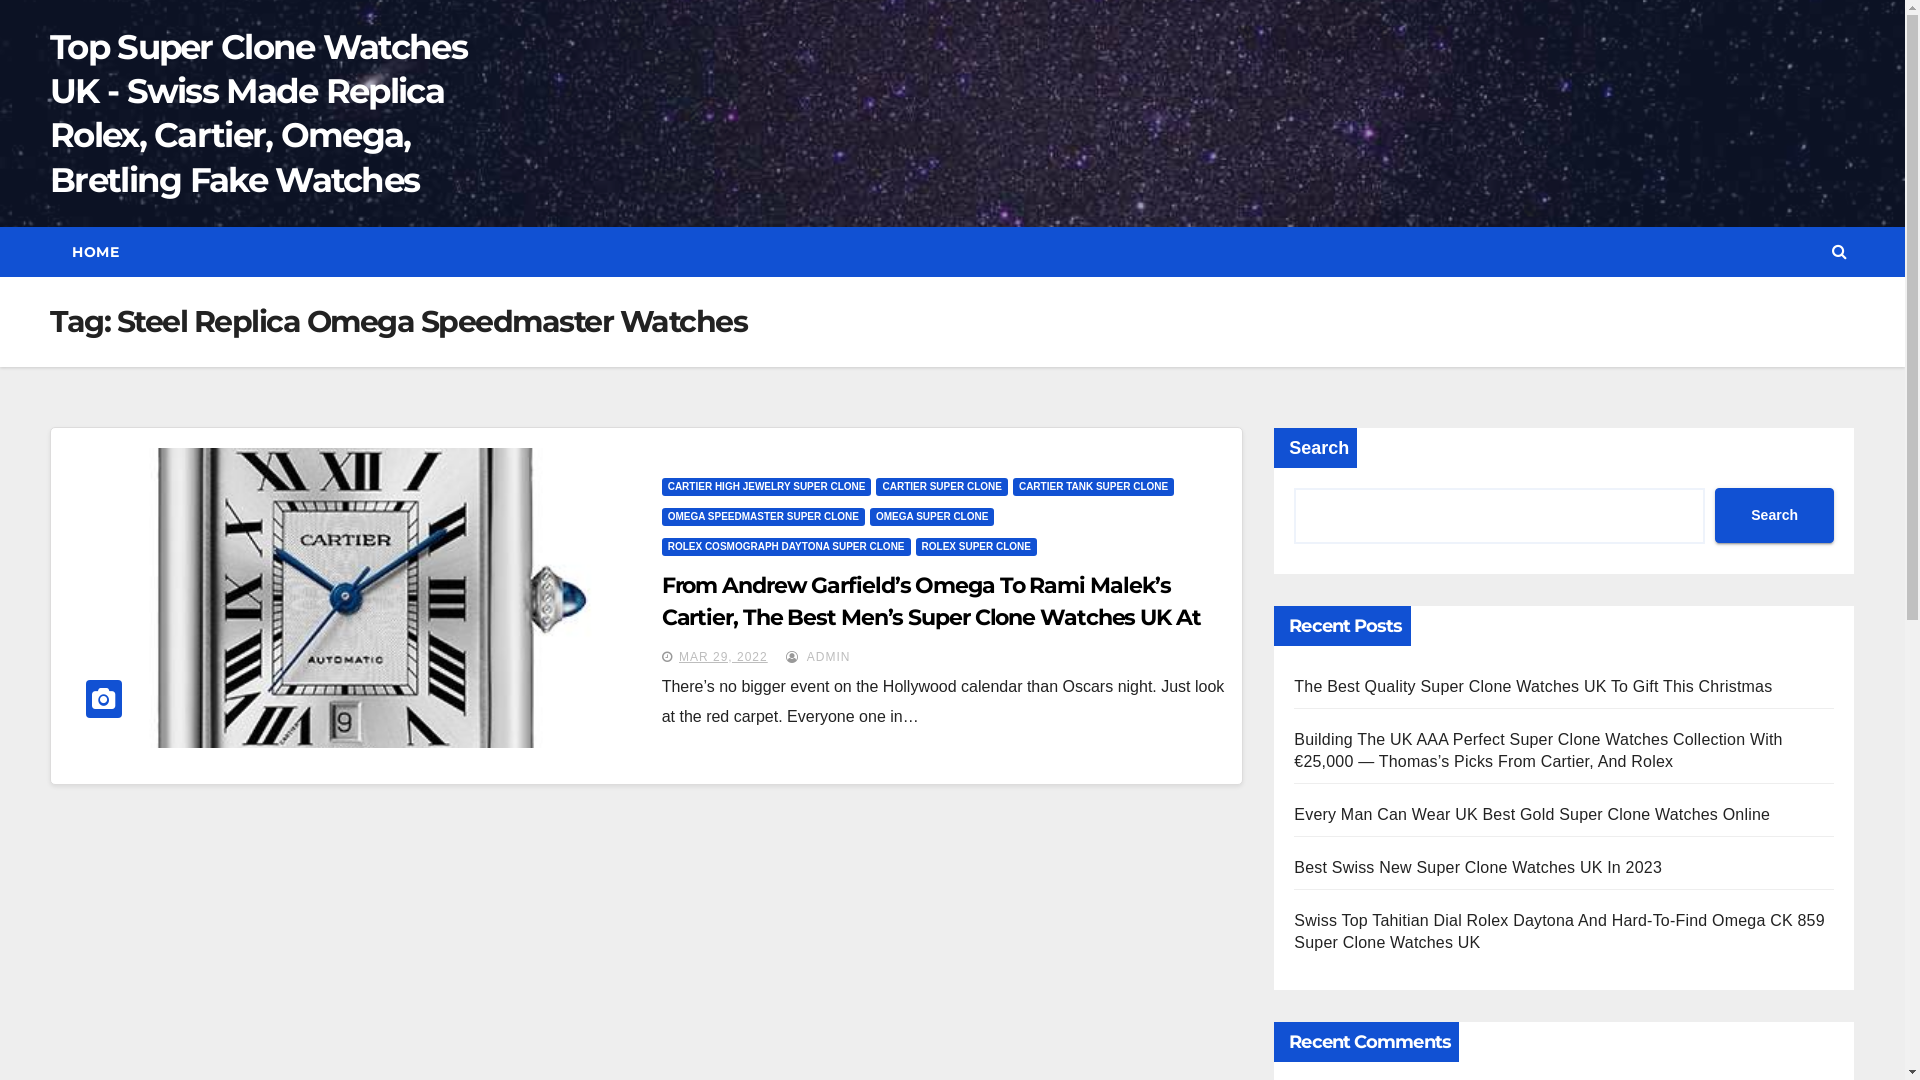 The height and width of the screenshot is (1080, 1920). I want to click on 'CARTIER HIGH JEWELRY SUPER CLONE', so click(766, 486).